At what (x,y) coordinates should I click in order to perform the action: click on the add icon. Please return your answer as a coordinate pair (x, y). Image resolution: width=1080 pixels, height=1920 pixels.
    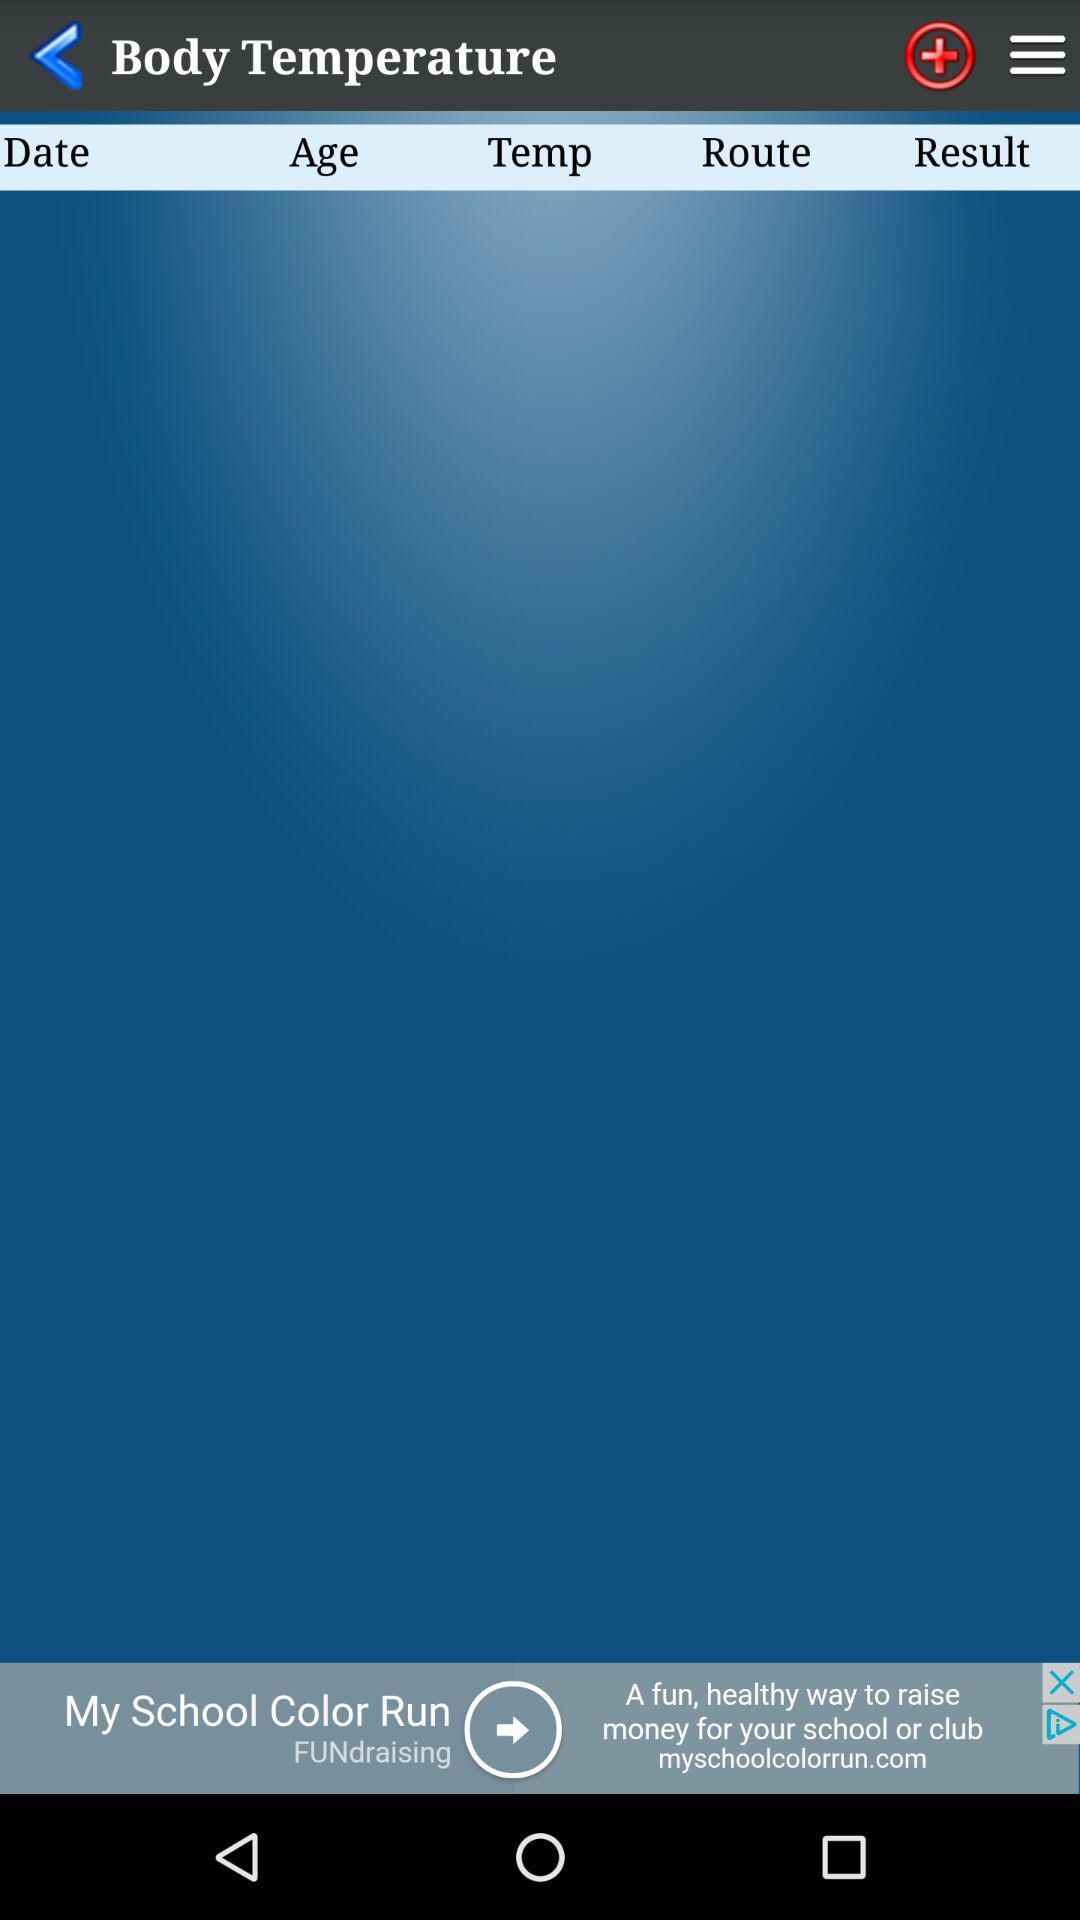
    Looking at the image, I should click on (939, 59).